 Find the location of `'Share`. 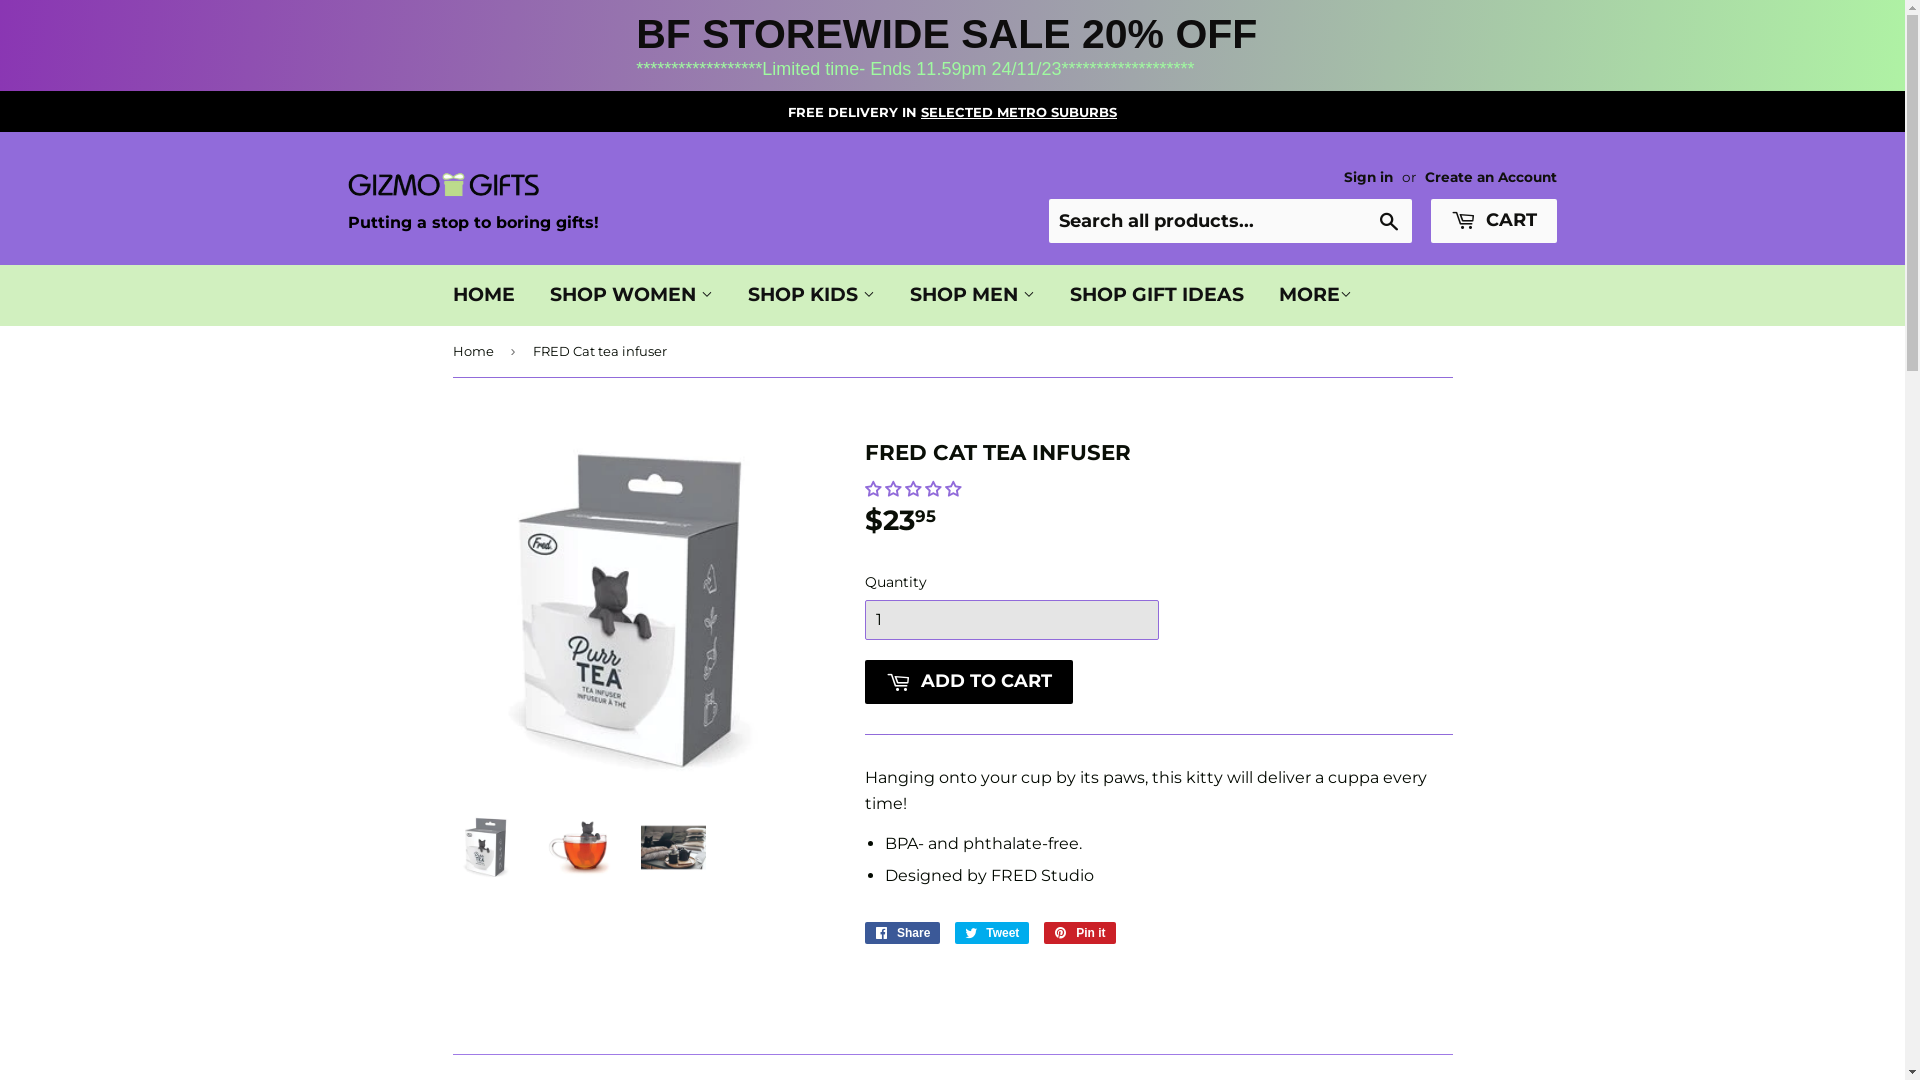

'Share is located at coordinates (864, 933).